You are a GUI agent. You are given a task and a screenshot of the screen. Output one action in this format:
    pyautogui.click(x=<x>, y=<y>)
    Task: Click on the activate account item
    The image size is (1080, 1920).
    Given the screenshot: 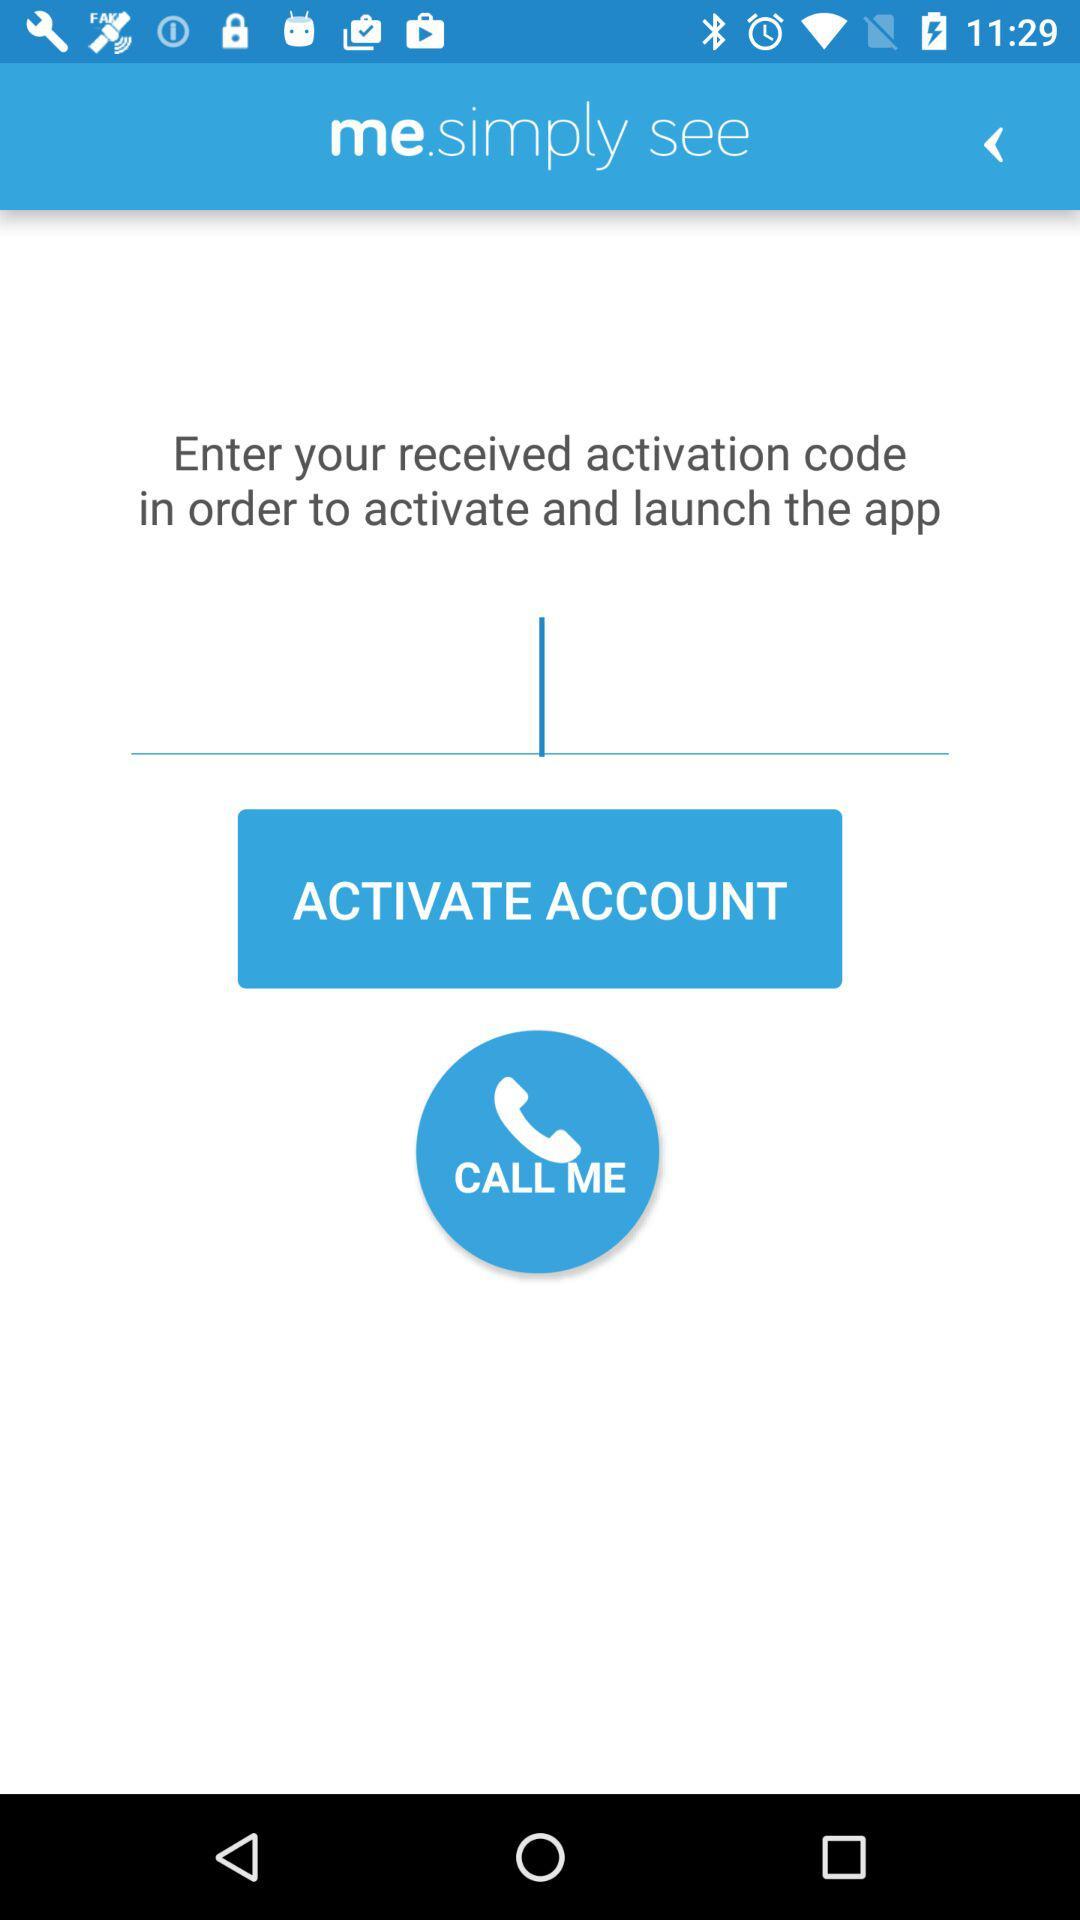 What is the action you would take?
    pyautogui.click(x=540, y=897)
    